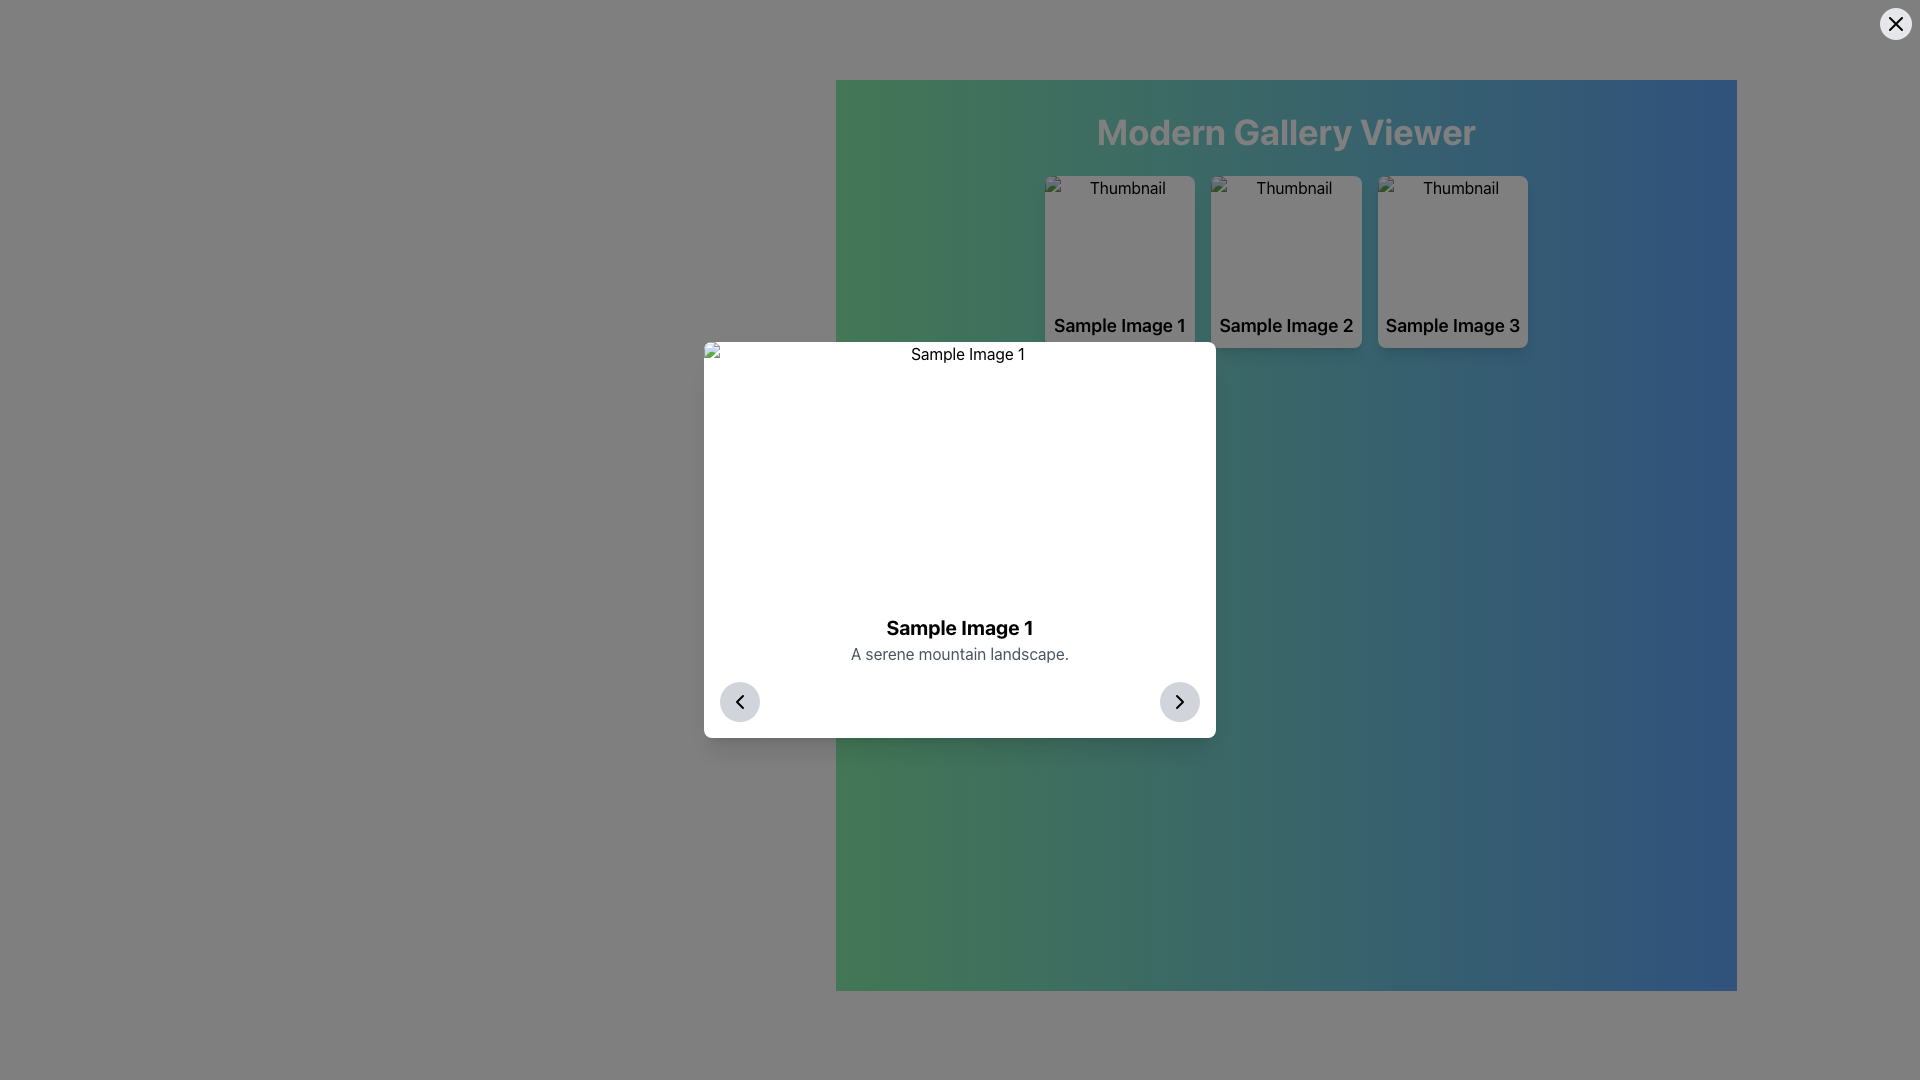 Image resolution: width=1920 pixels, height=1080 pixels. I want to click on the thumbnail image with rounded top corners, which has a placeholder background and is labeled 'Sample Image 1' in the caption below, so click(1118, 238).